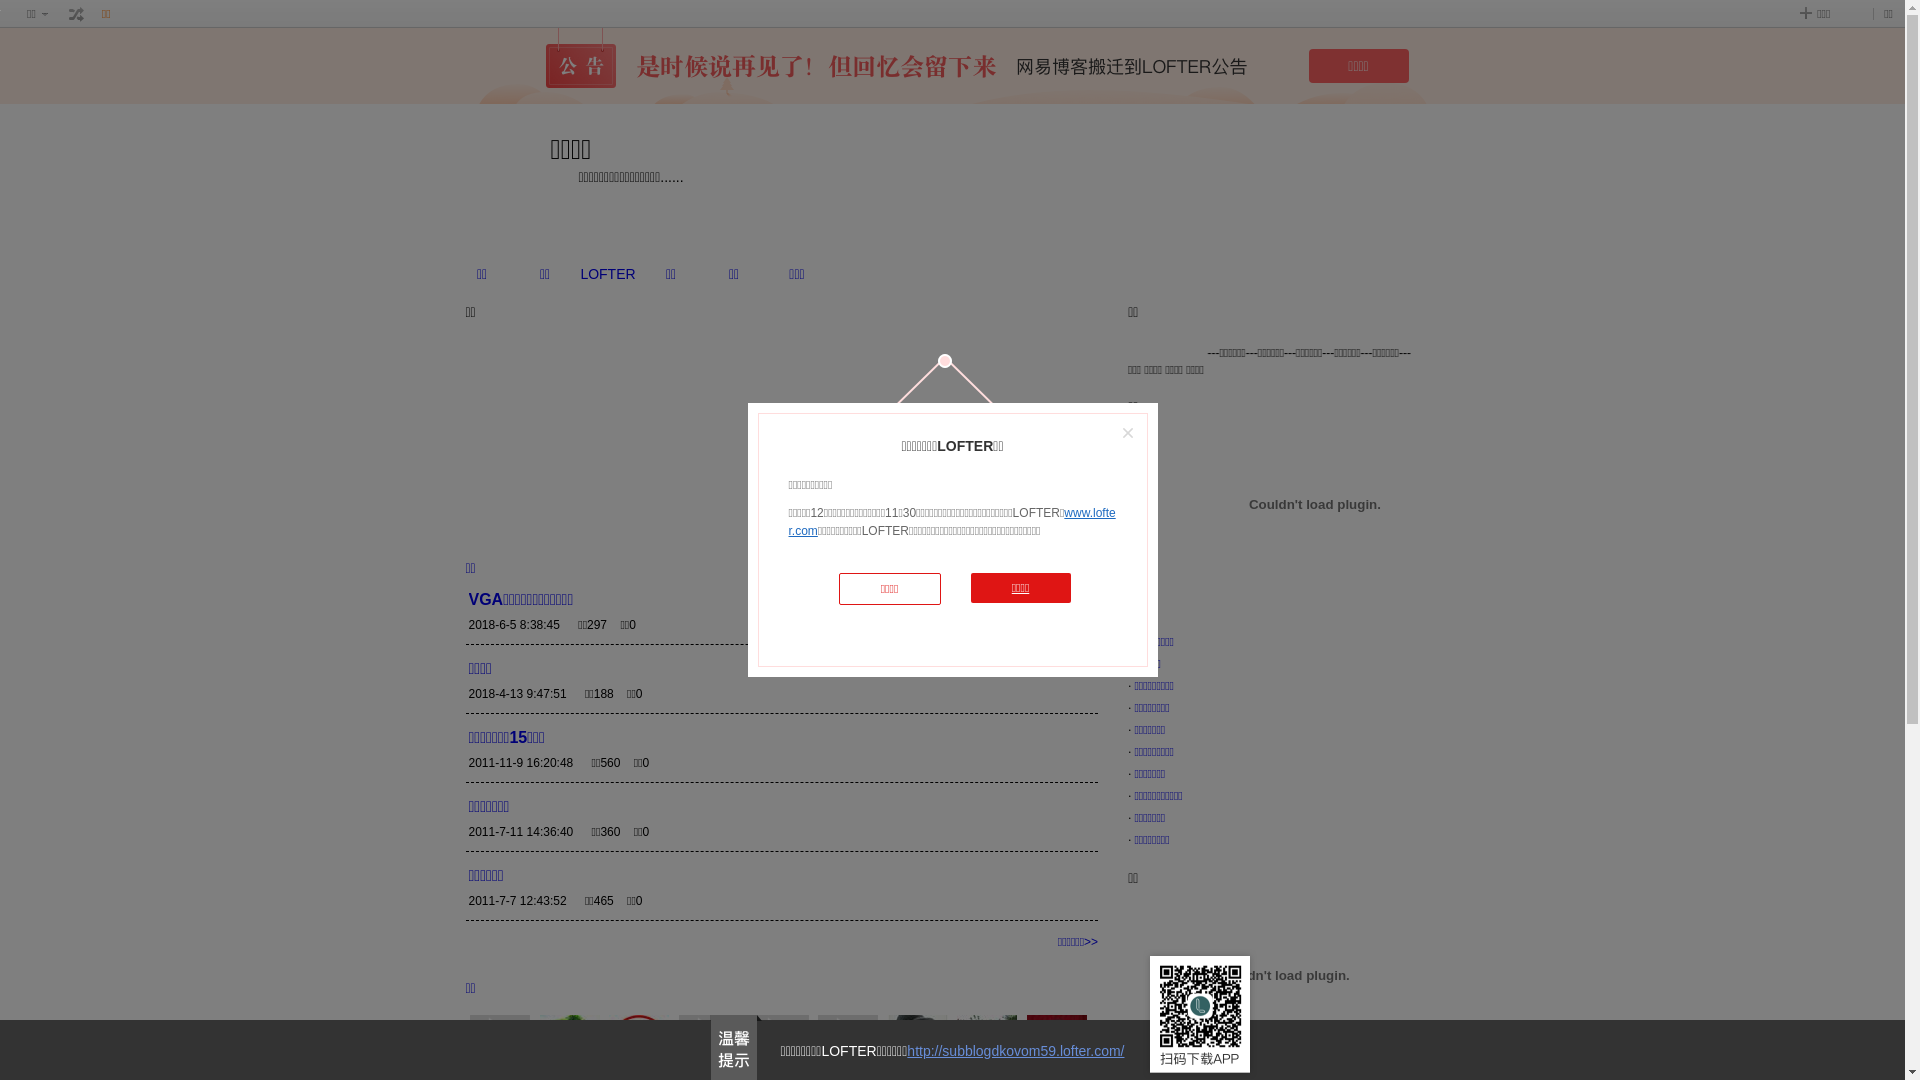 This screenshot has width=1920, height=1080. Describe the element at coordinates (606, 273) in the screenshot. I see `'LOFTER'` at that location.